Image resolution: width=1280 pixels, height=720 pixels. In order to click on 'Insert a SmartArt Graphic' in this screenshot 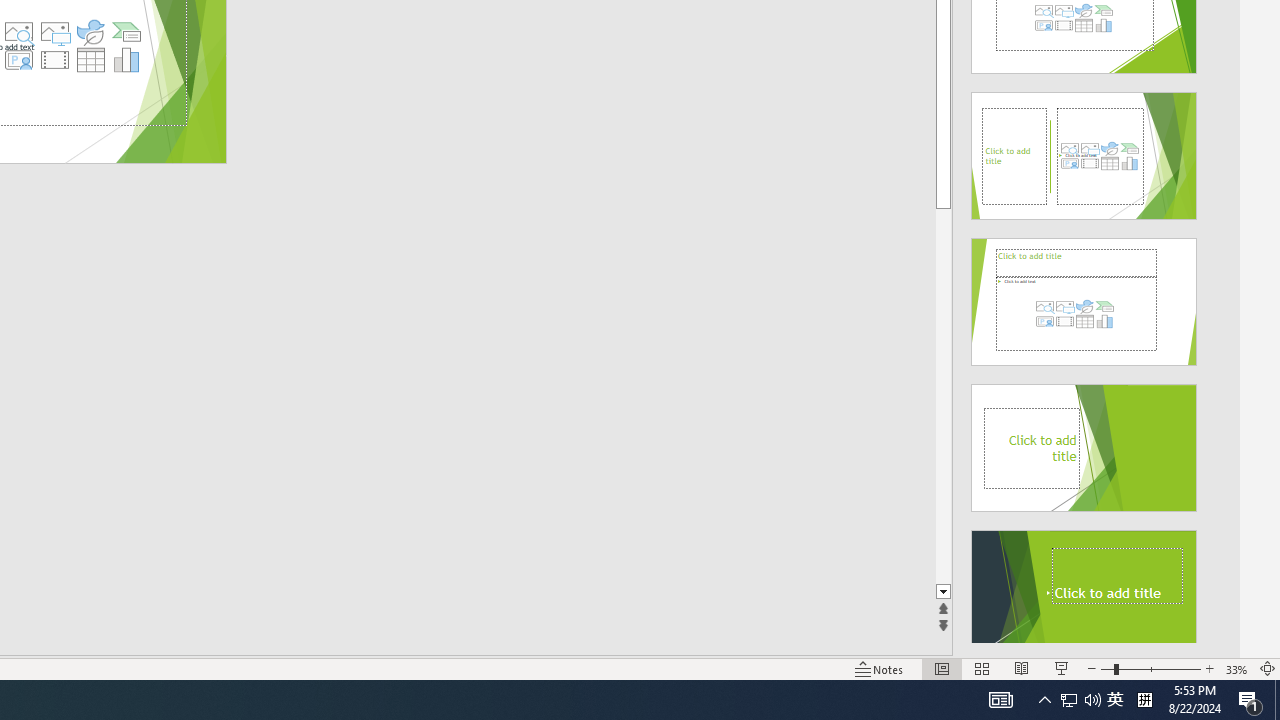, I will do `click(126, 32)`.